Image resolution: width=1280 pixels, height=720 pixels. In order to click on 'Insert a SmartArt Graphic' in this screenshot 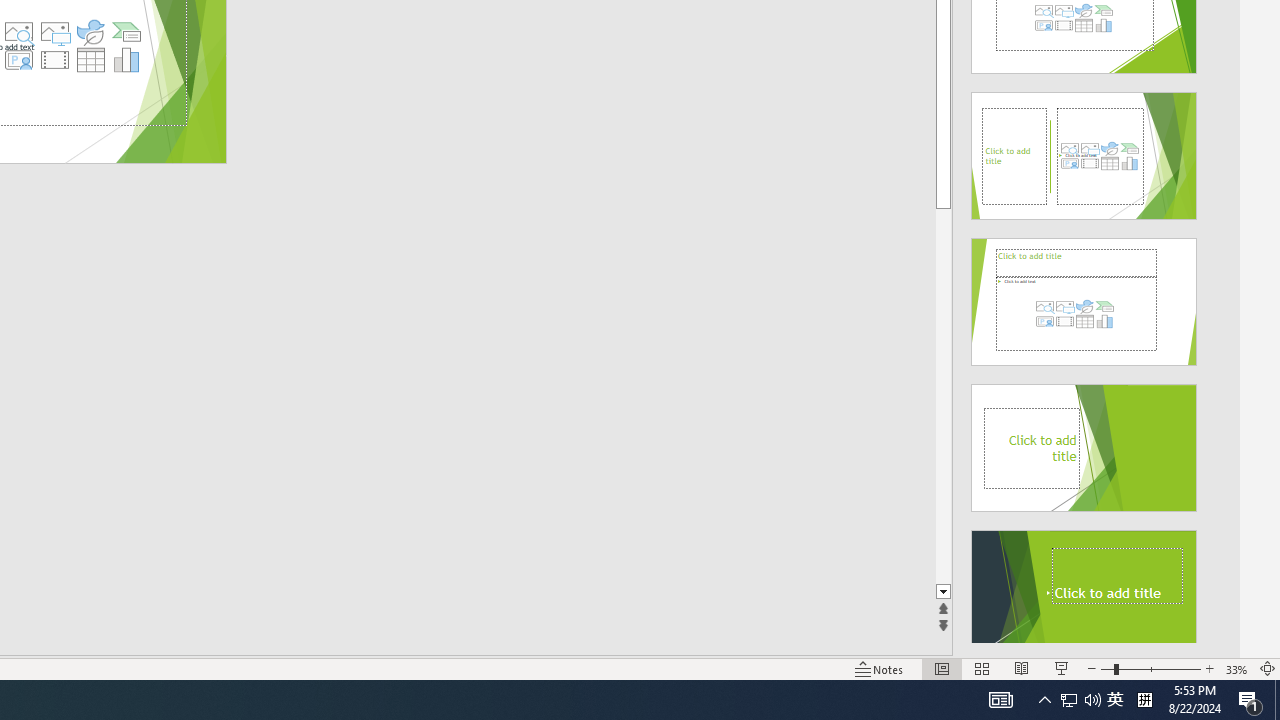, I will do `click(126, 32)`.